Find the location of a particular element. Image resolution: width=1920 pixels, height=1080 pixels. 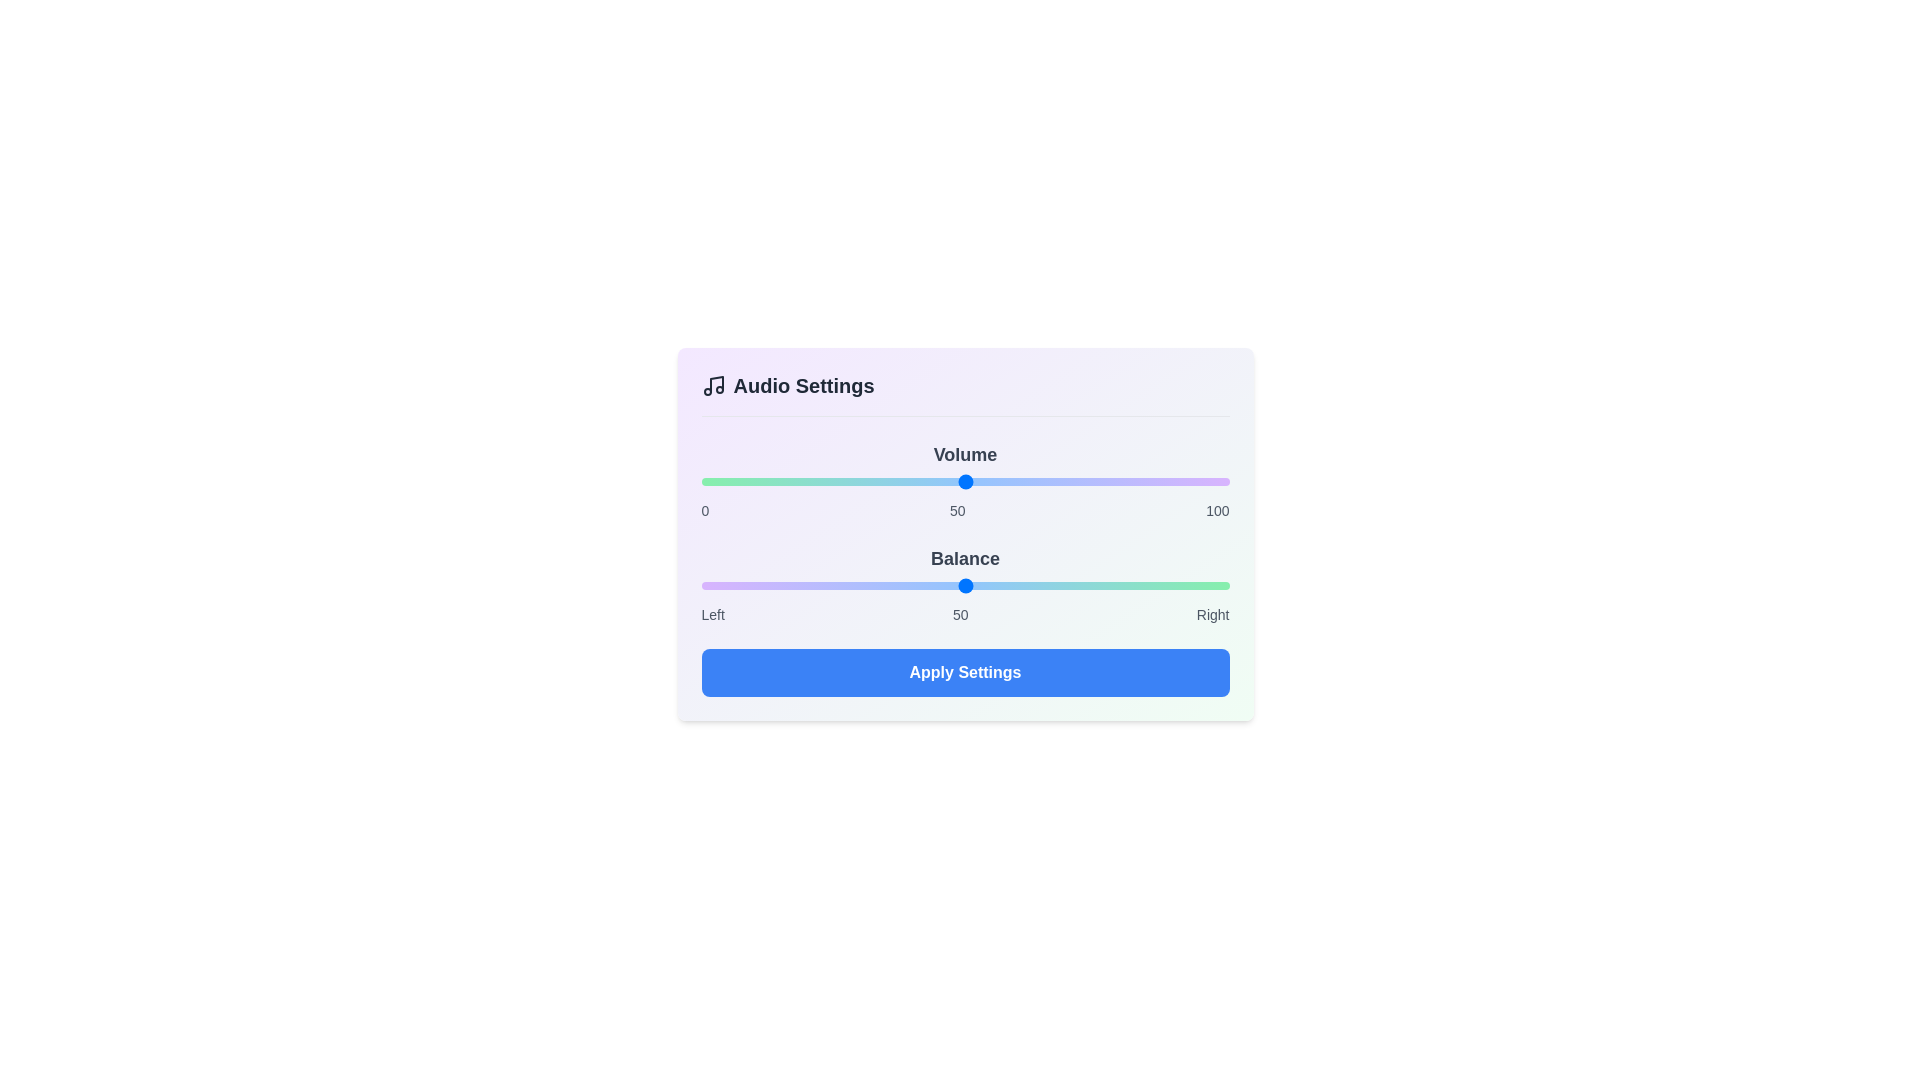

balance is located at coordinates (717, 585).